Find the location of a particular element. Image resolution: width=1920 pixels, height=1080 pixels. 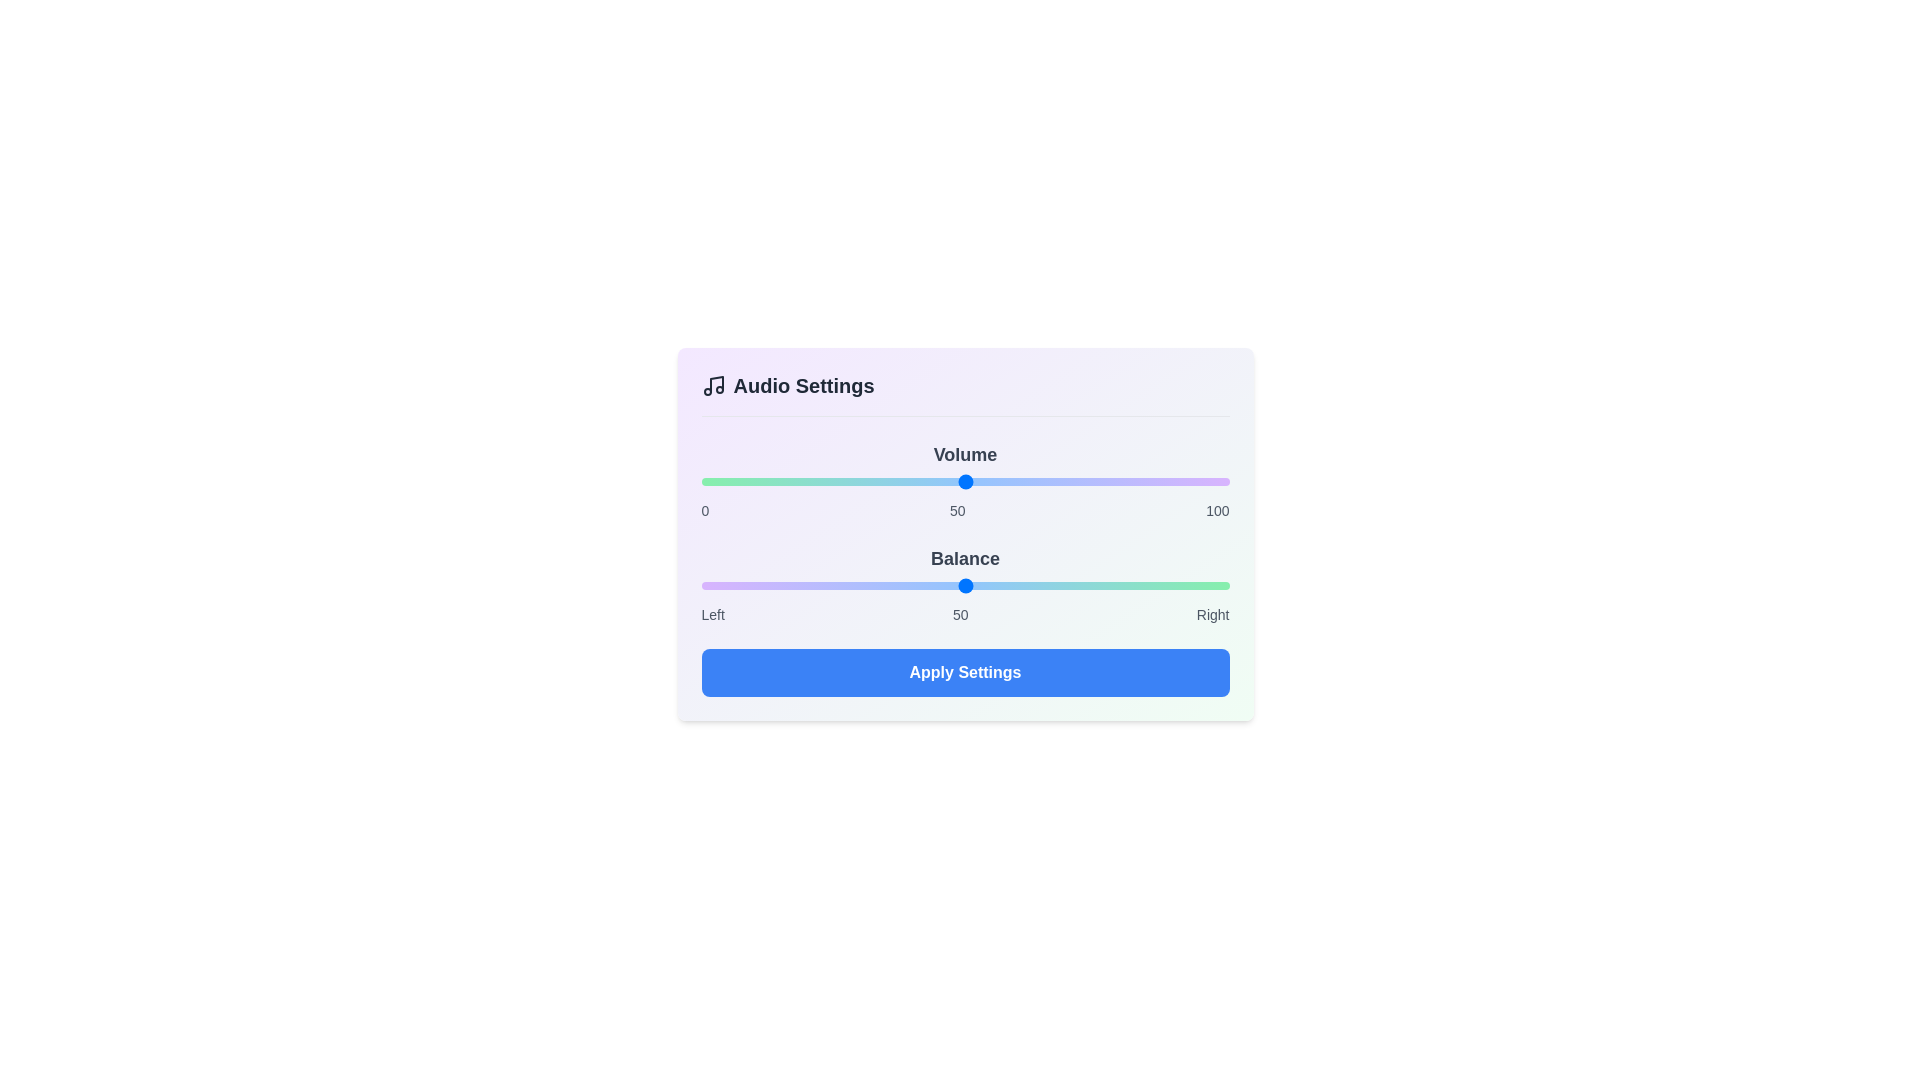

balance is located at coordinates (717, 585).